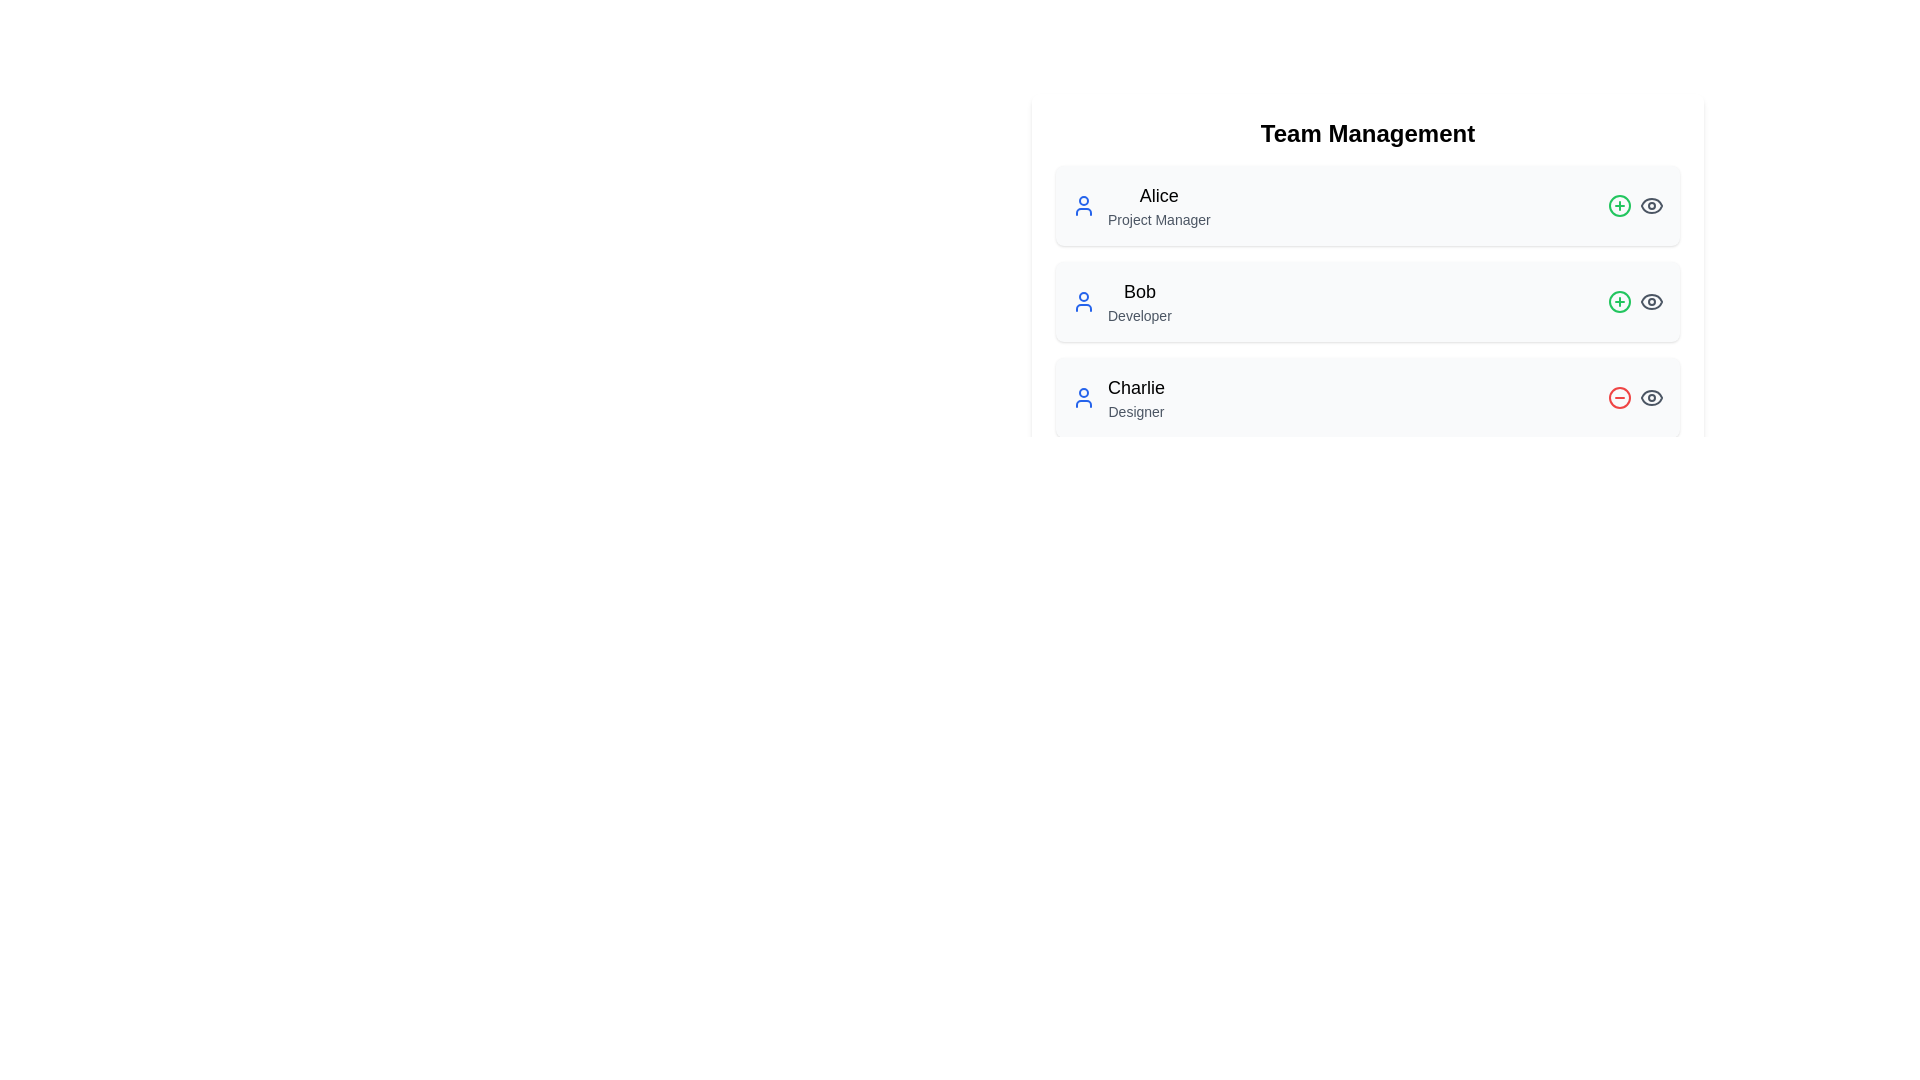 The height and width of the screenshot is (1080, 1920). I want to click on the Eye icon for Charlie, so click(1651, 397).